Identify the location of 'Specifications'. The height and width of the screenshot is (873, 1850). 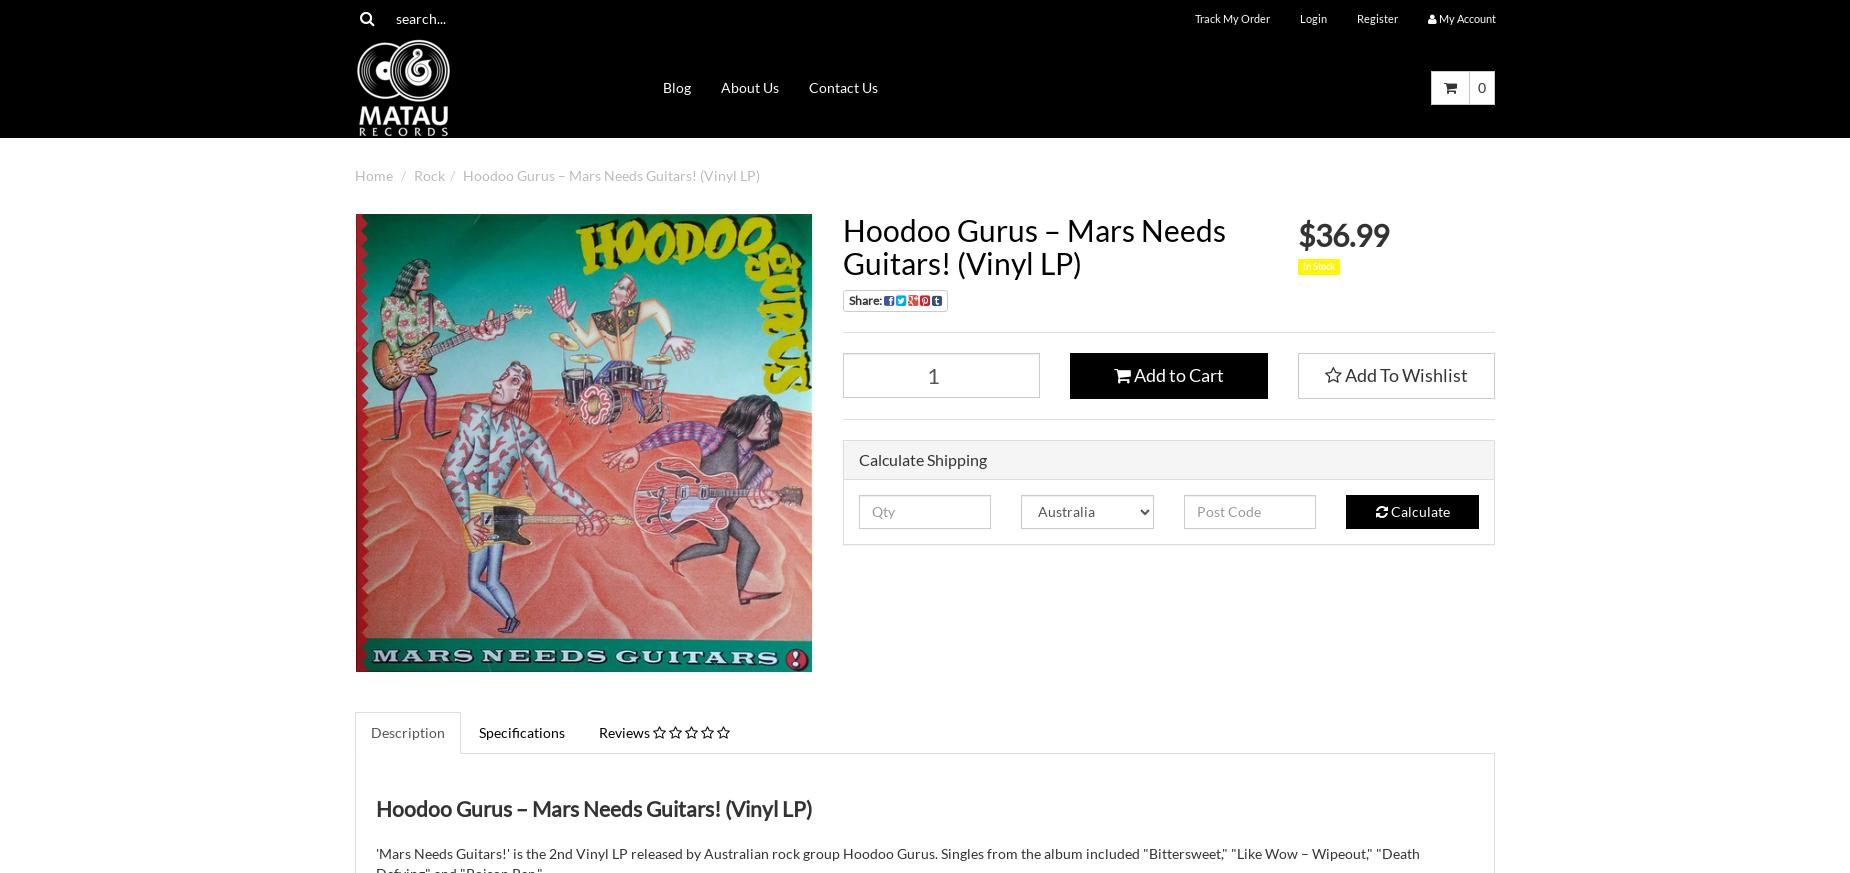
(522, 730).